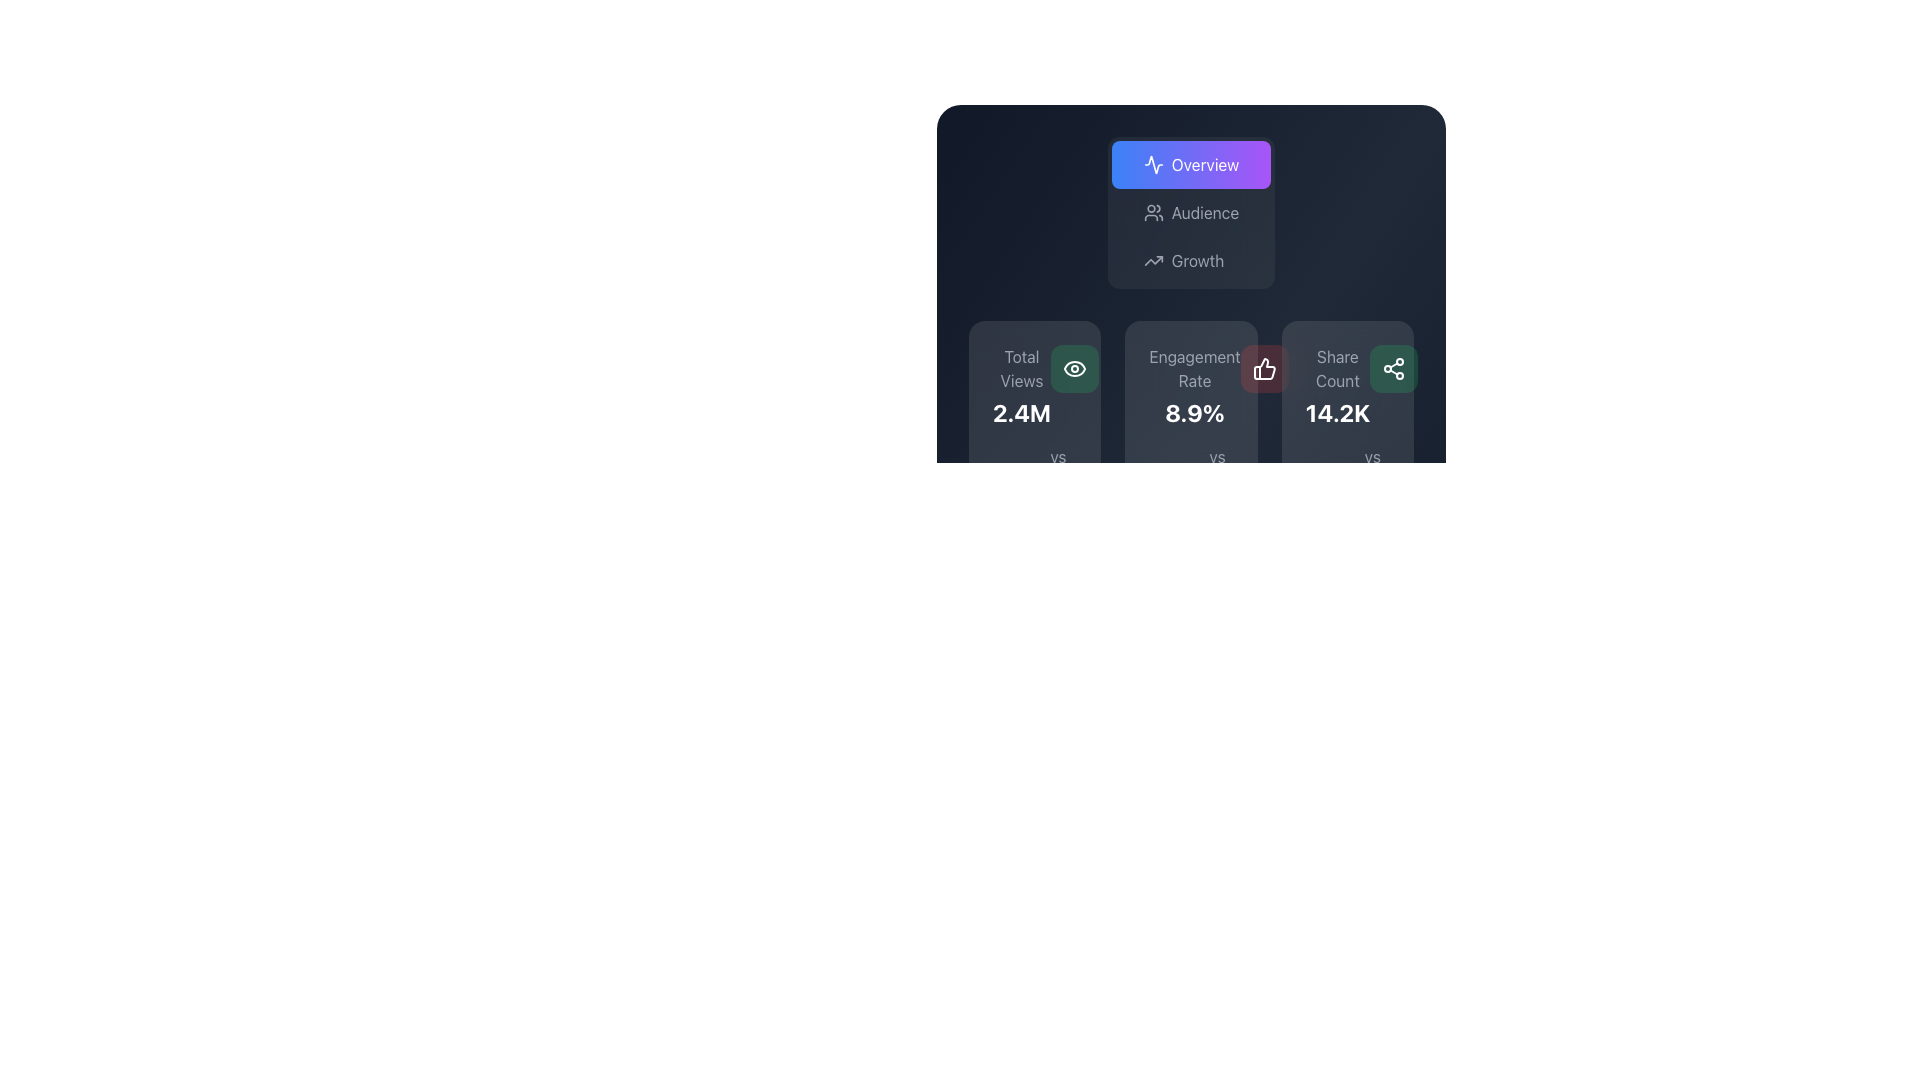 The image size is (1920, 1080). What do you see at coordinates (1204, 212) in the screenshot?
I see `the 'Audience' text label, which is styled in light gray and located next to a user group icon` at bounding box center [1204, 212].